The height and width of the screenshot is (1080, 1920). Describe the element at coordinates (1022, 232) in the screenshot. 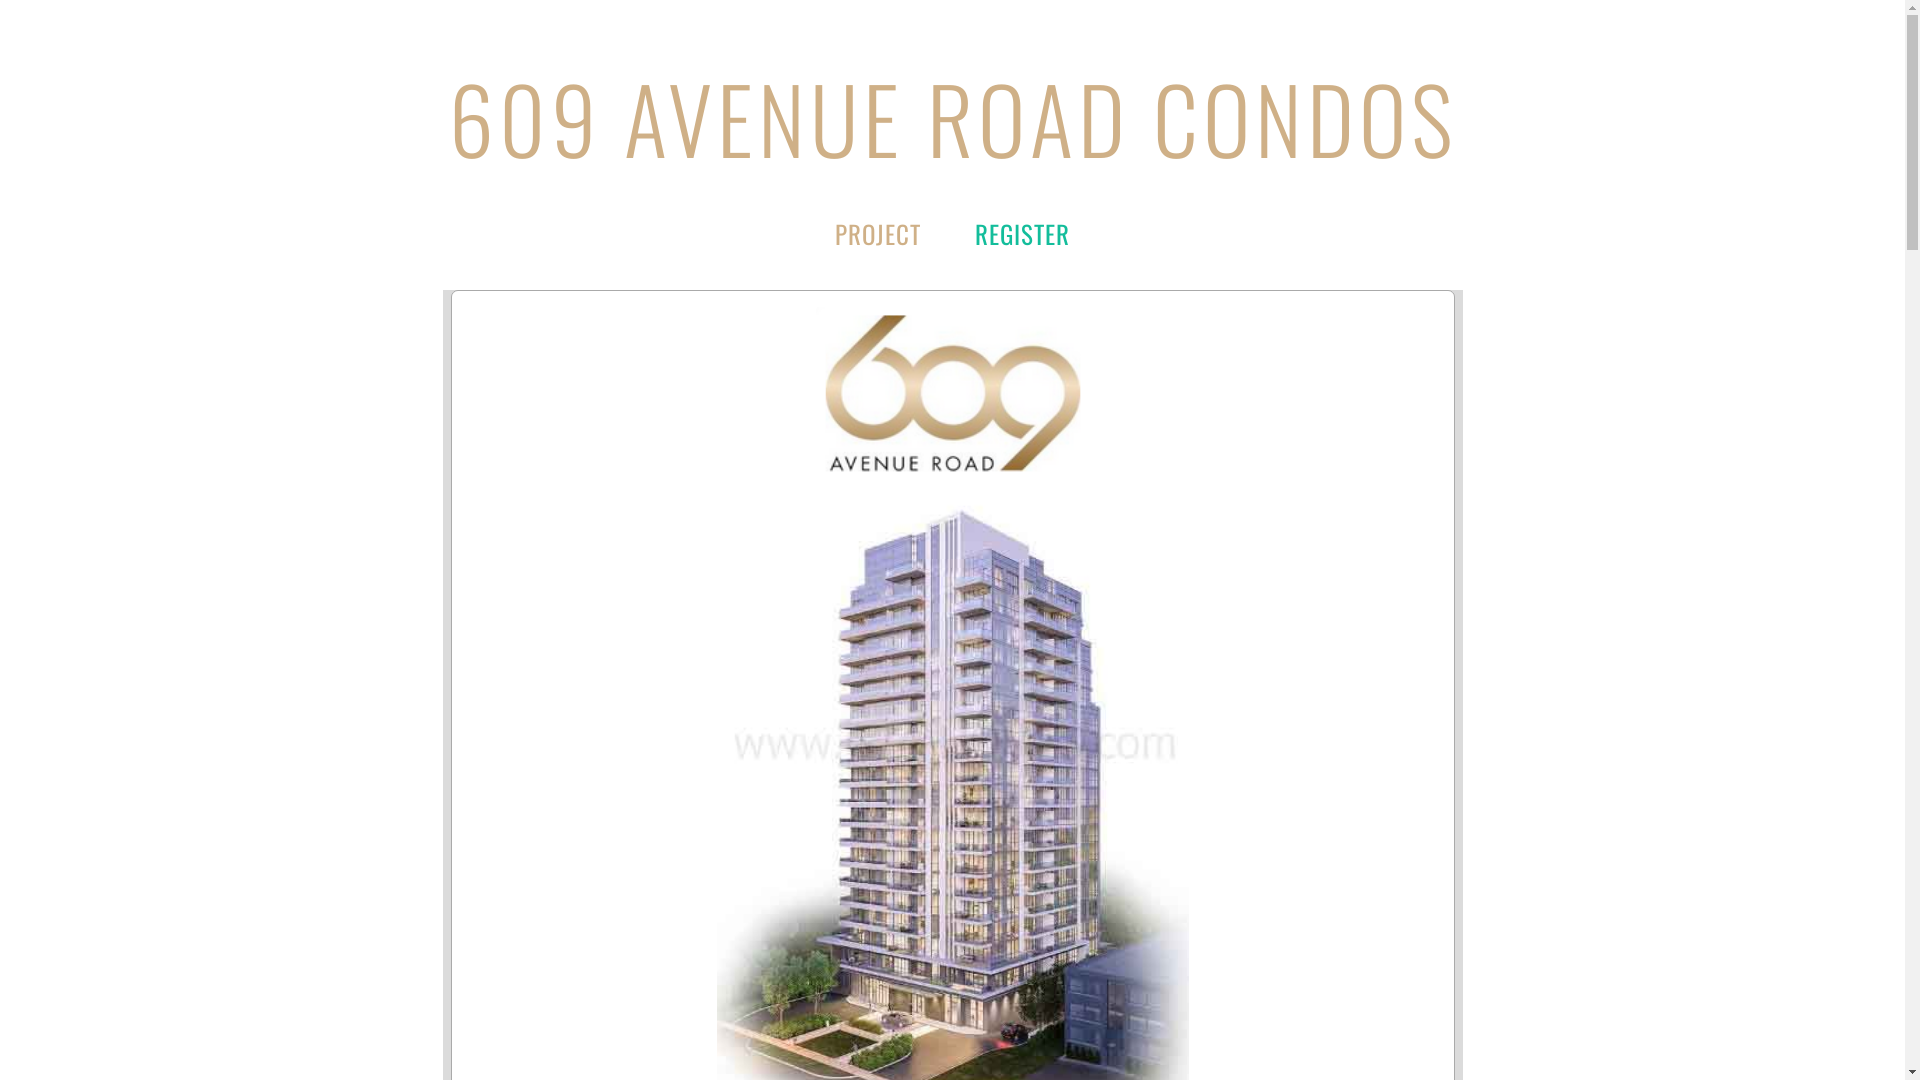

I see `'REGISTER'` at that location.